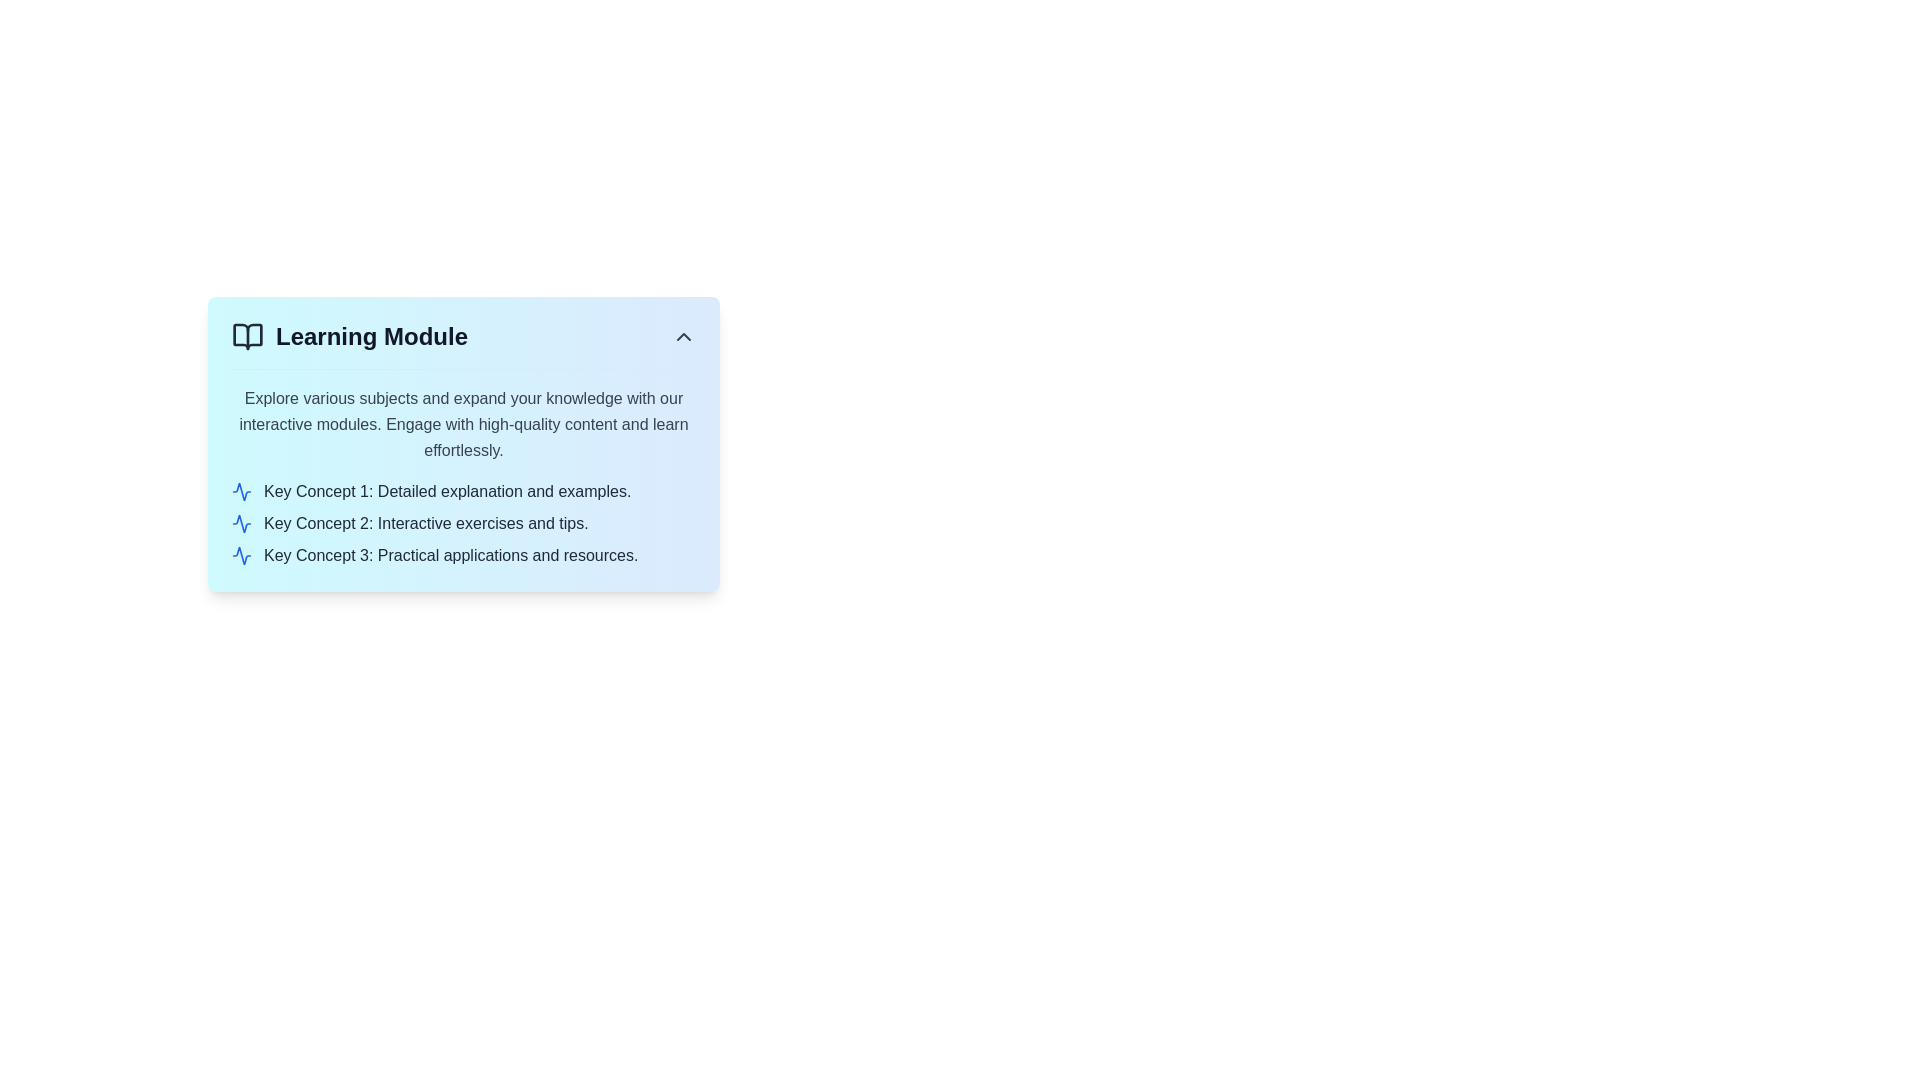  Describe the element at coordinates (240, 555) in the screenshot. I see `the icon associated with 'Key Concept 3: Practical applications and resources', which is located to the left of the corresponding text` at that location.